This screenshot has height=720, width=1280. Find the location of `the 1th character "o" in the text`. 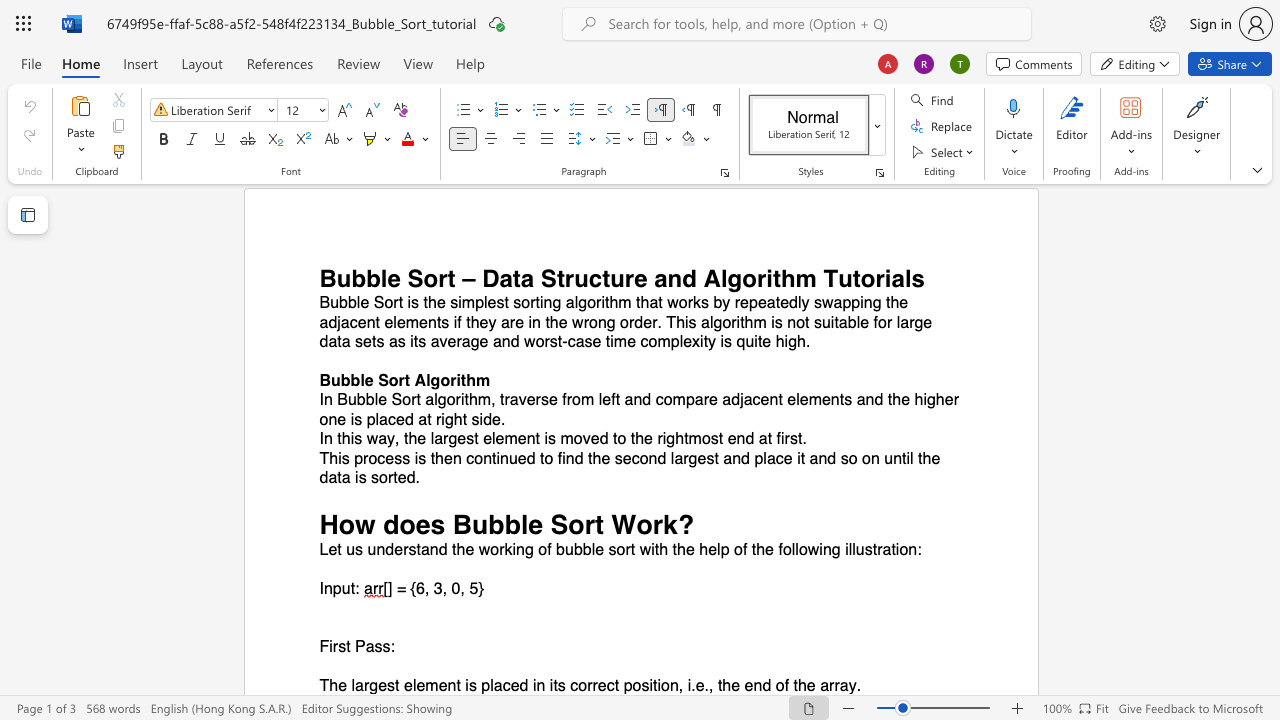

the 1th character "o" in the text is located at coordinates (581, 685).